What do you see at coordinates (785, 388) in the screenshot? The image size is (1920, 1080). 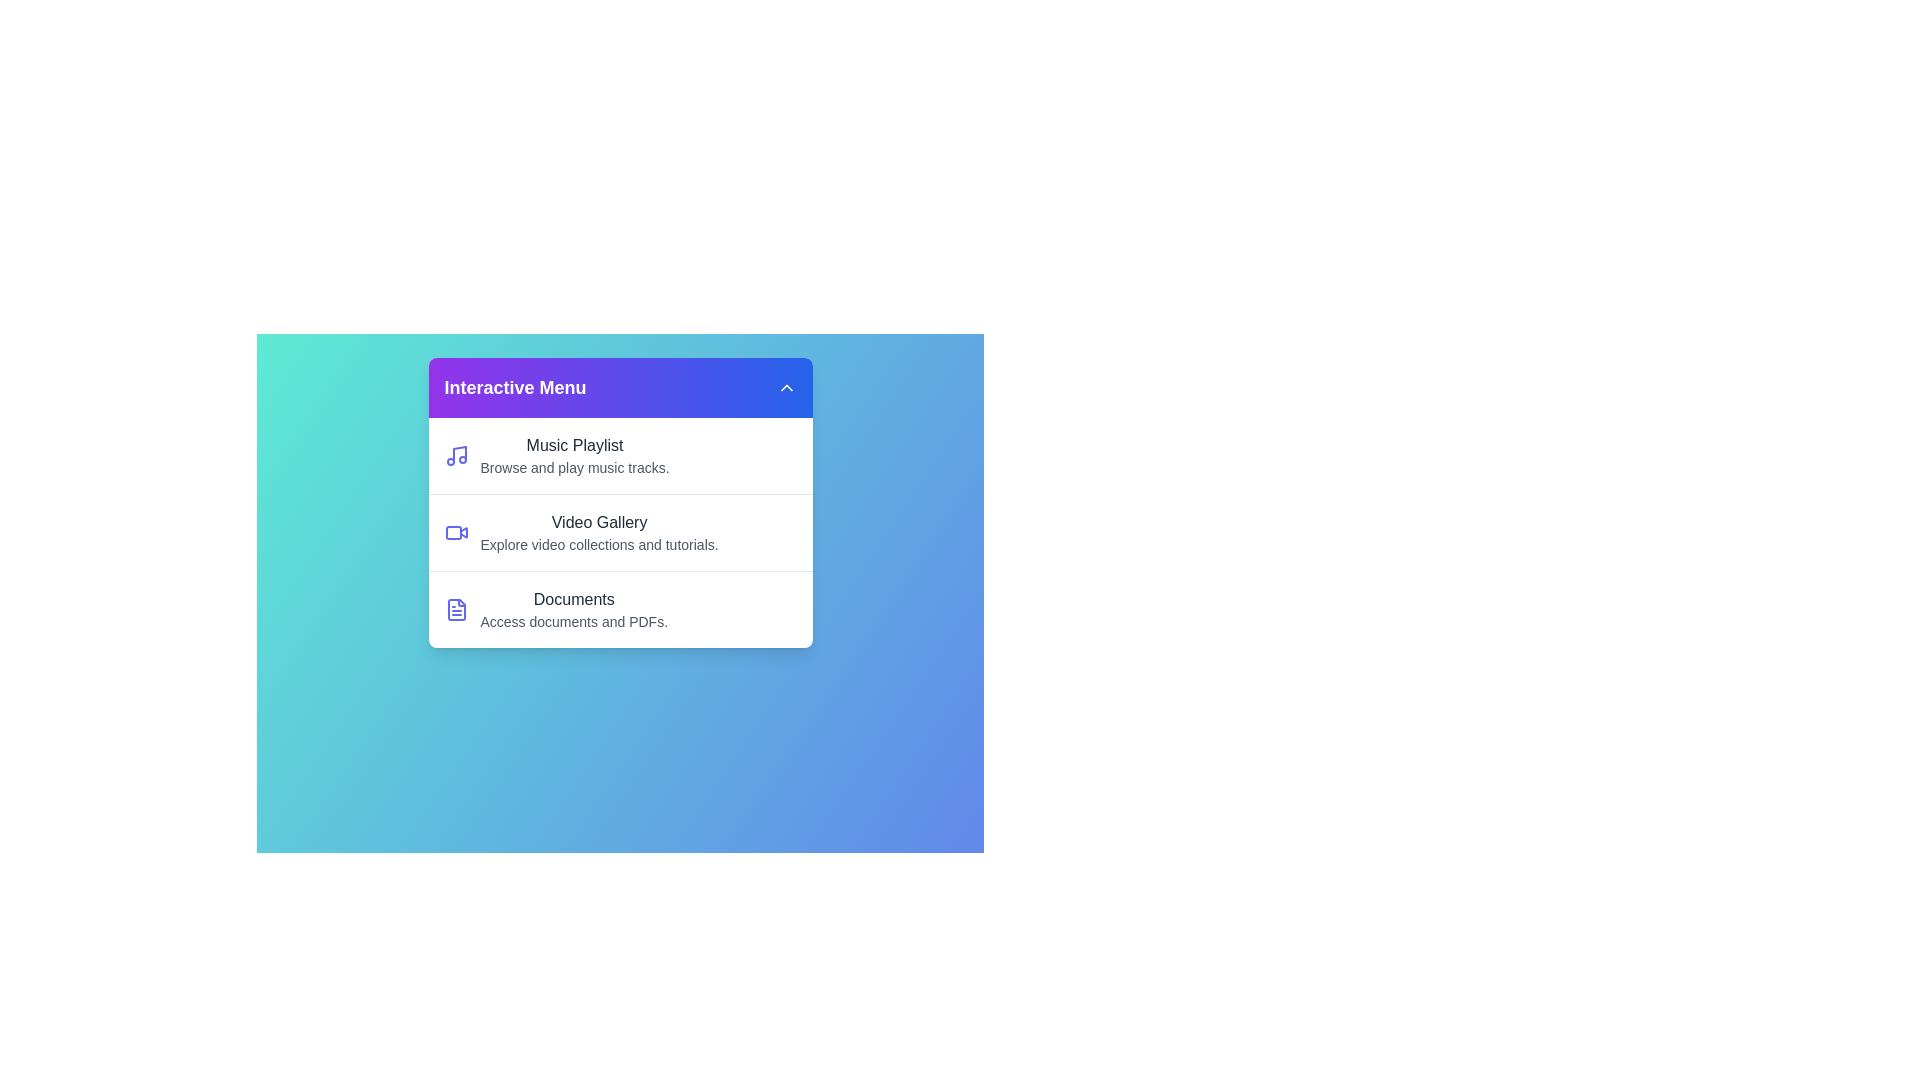 I see `chevron button at the top-right corner of the menu to toggle its expanded state` at bounding box center [785, 388].